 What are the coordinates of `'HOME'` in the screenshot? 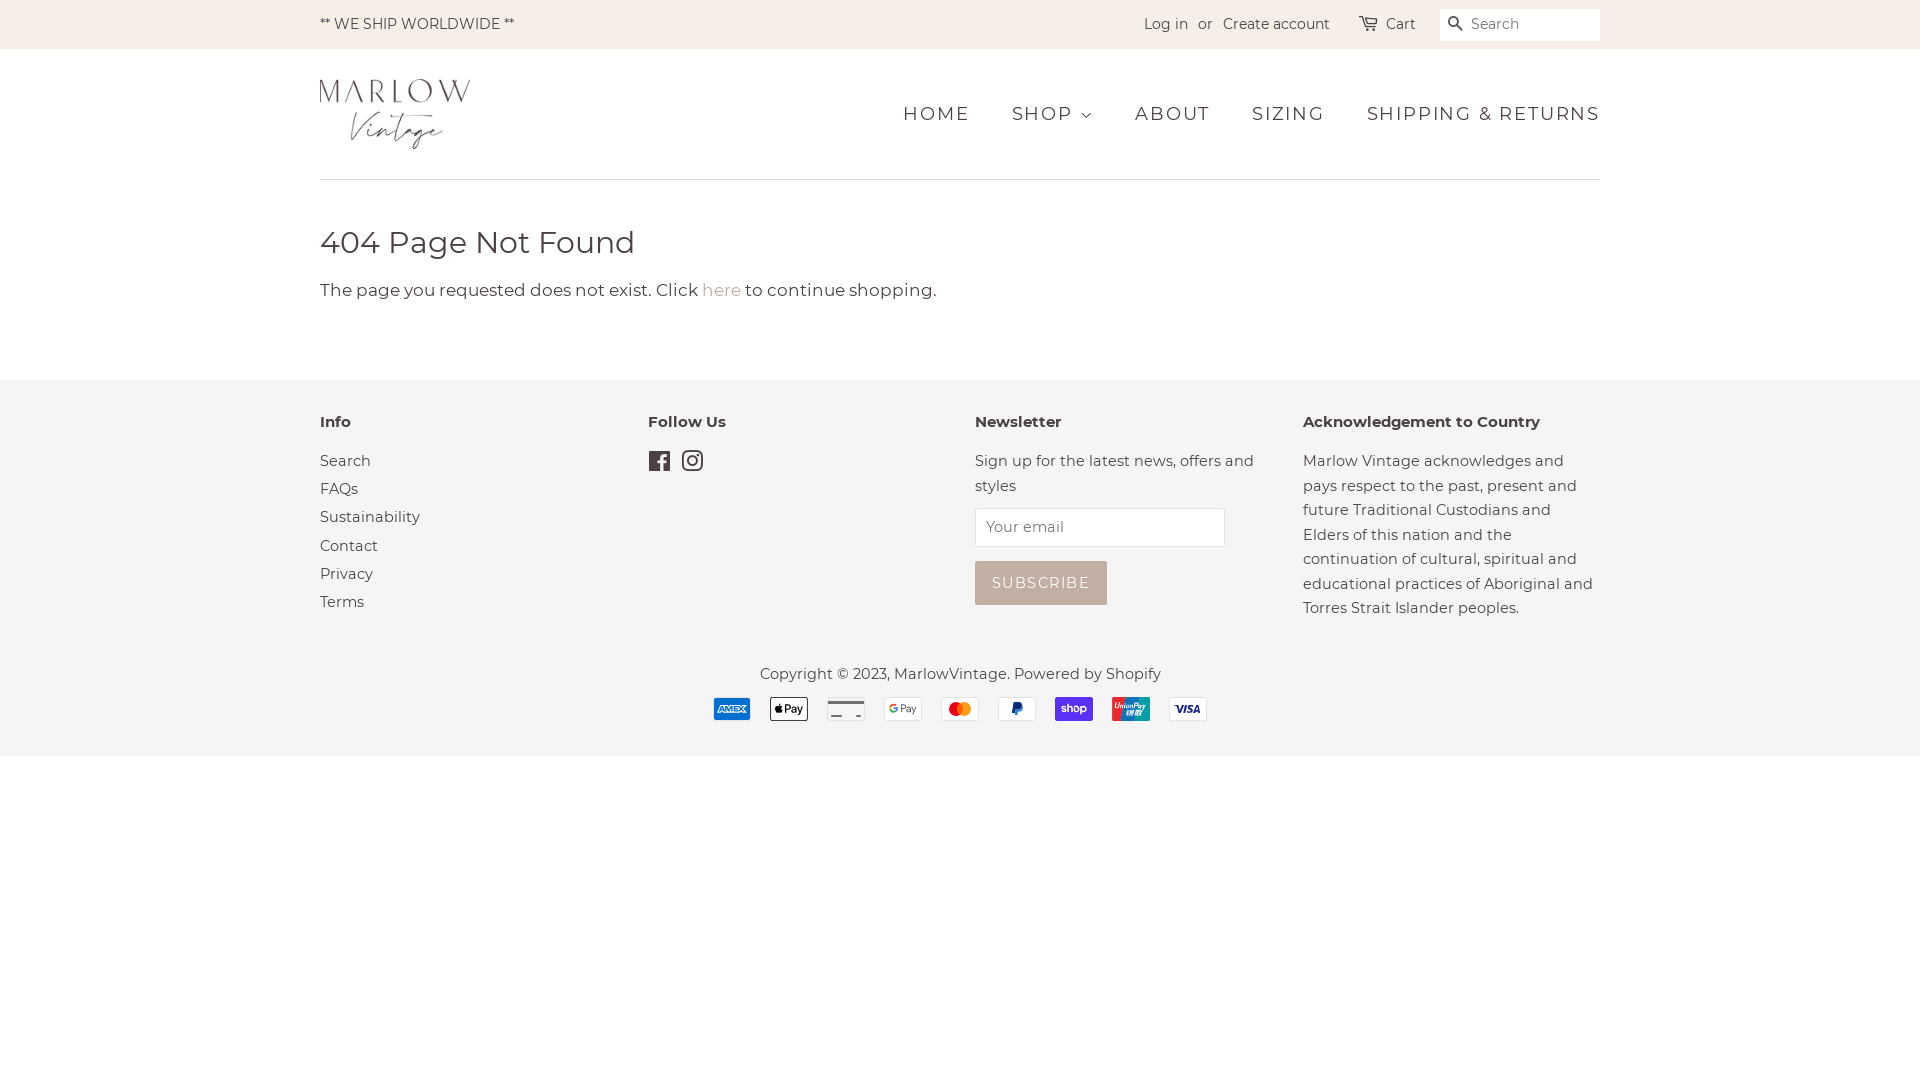 It's located at (901, 114).